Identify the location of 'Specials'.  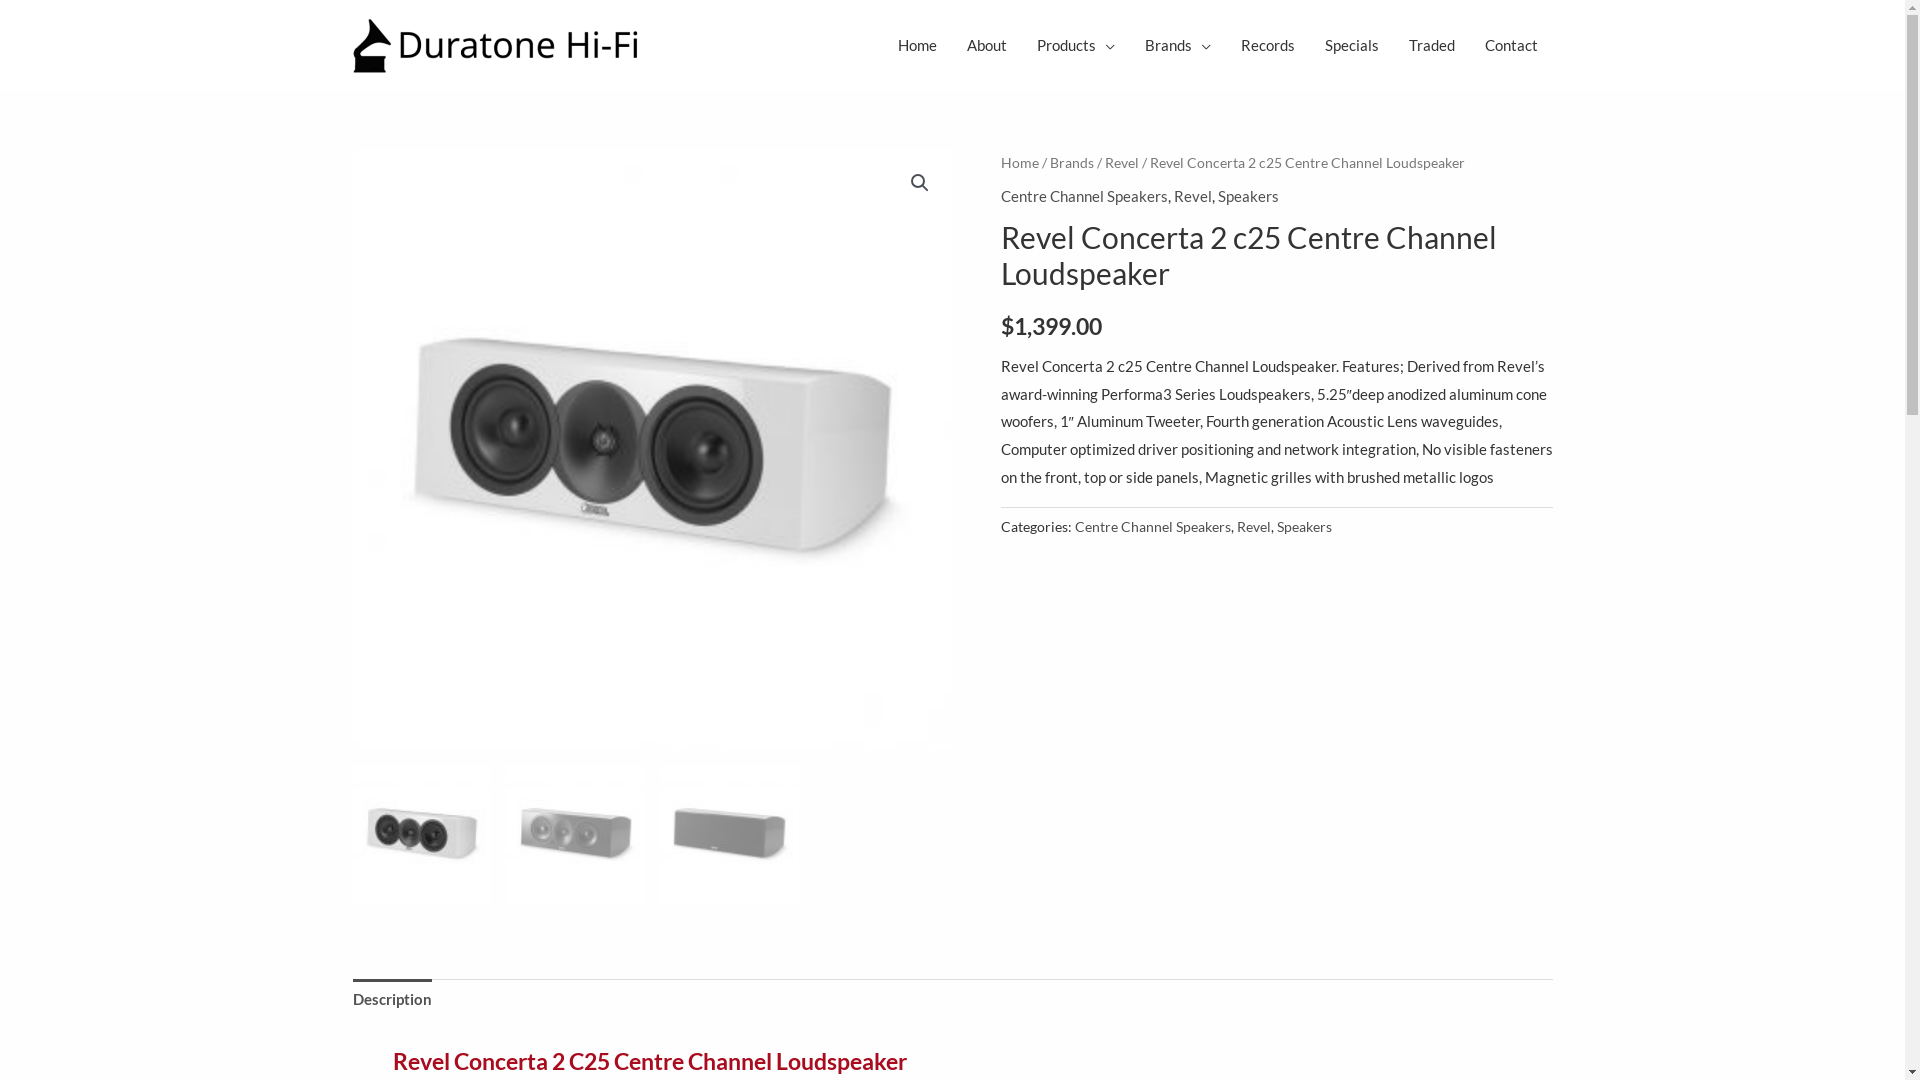
(1310, 45).